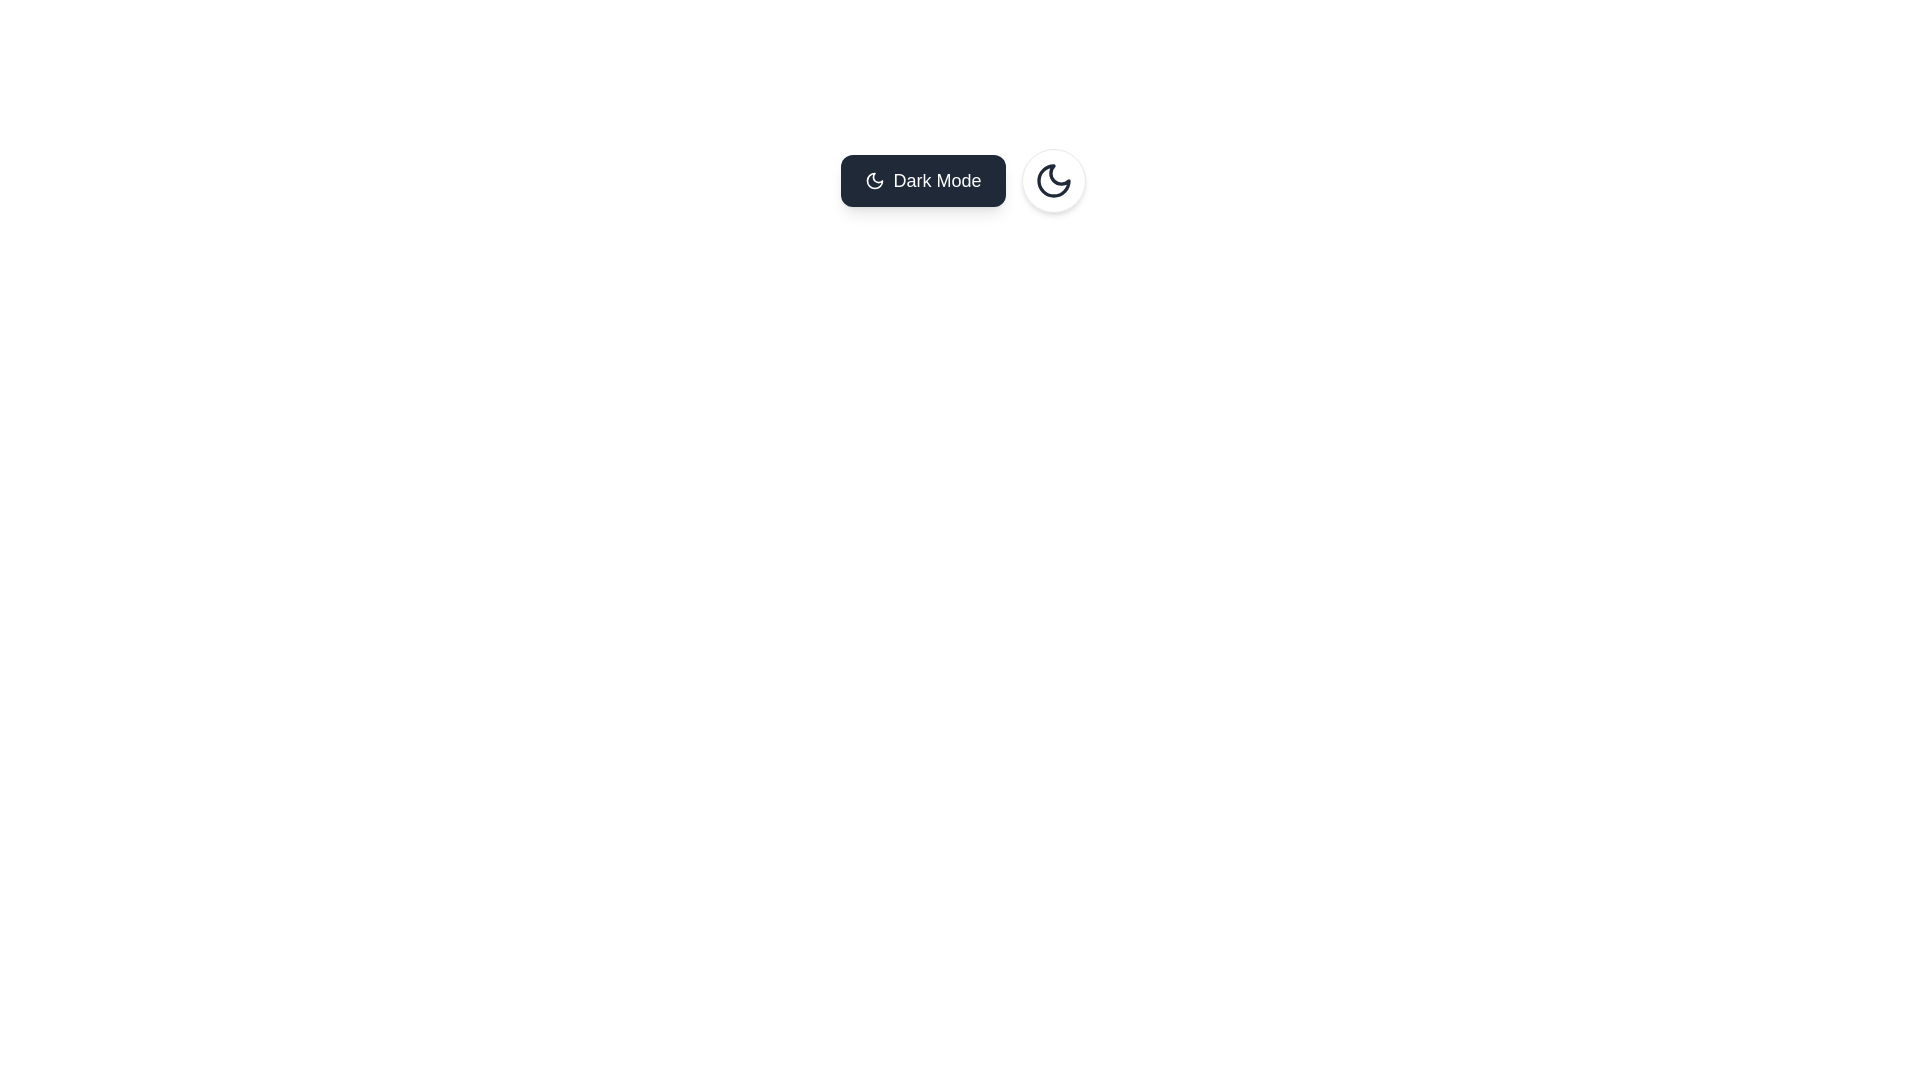 The height and width of the screenshot is (1080, 1920). I want to click on the crescent moon icon located in the top-right corner of the interface, so click(1052, 181).